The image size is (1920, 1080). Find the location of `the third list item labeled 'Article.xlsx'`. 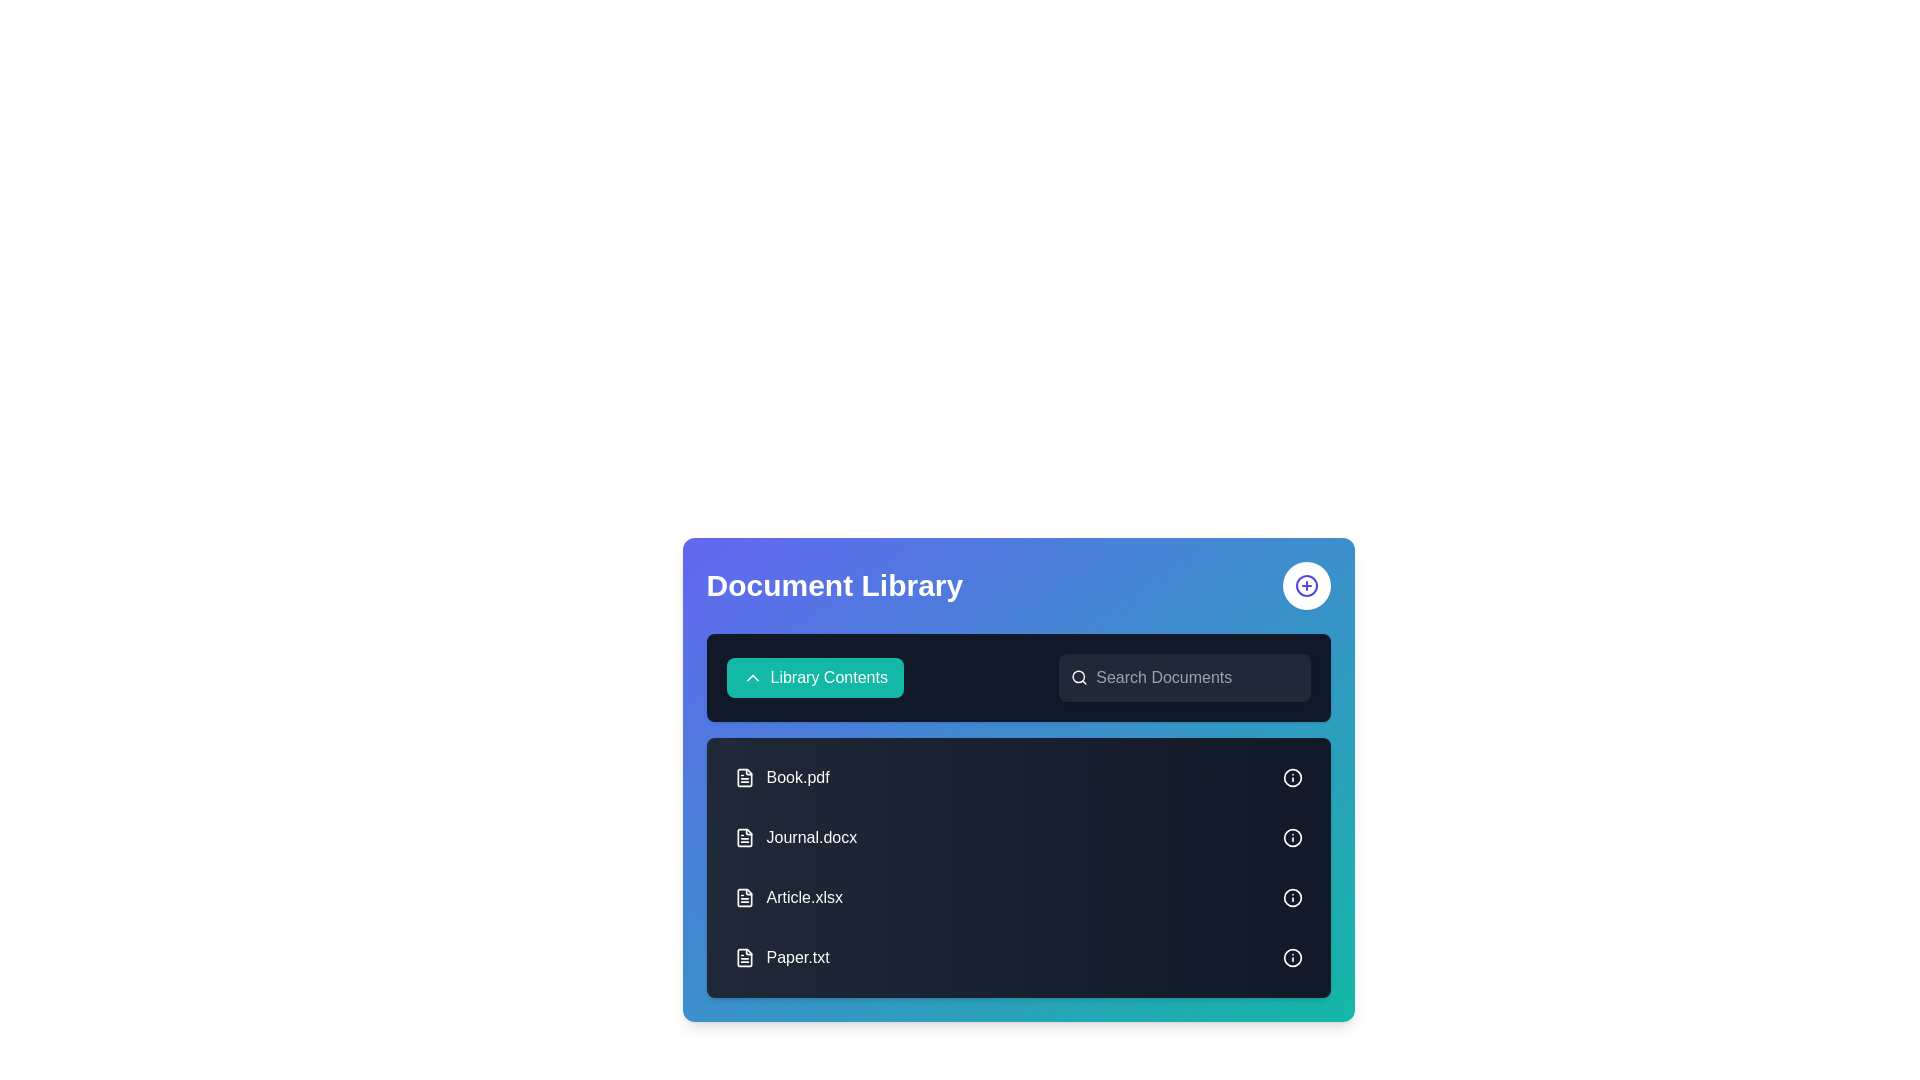

the third list item labeled 'Article.xlsx' is located at coordinates (1018, 897).